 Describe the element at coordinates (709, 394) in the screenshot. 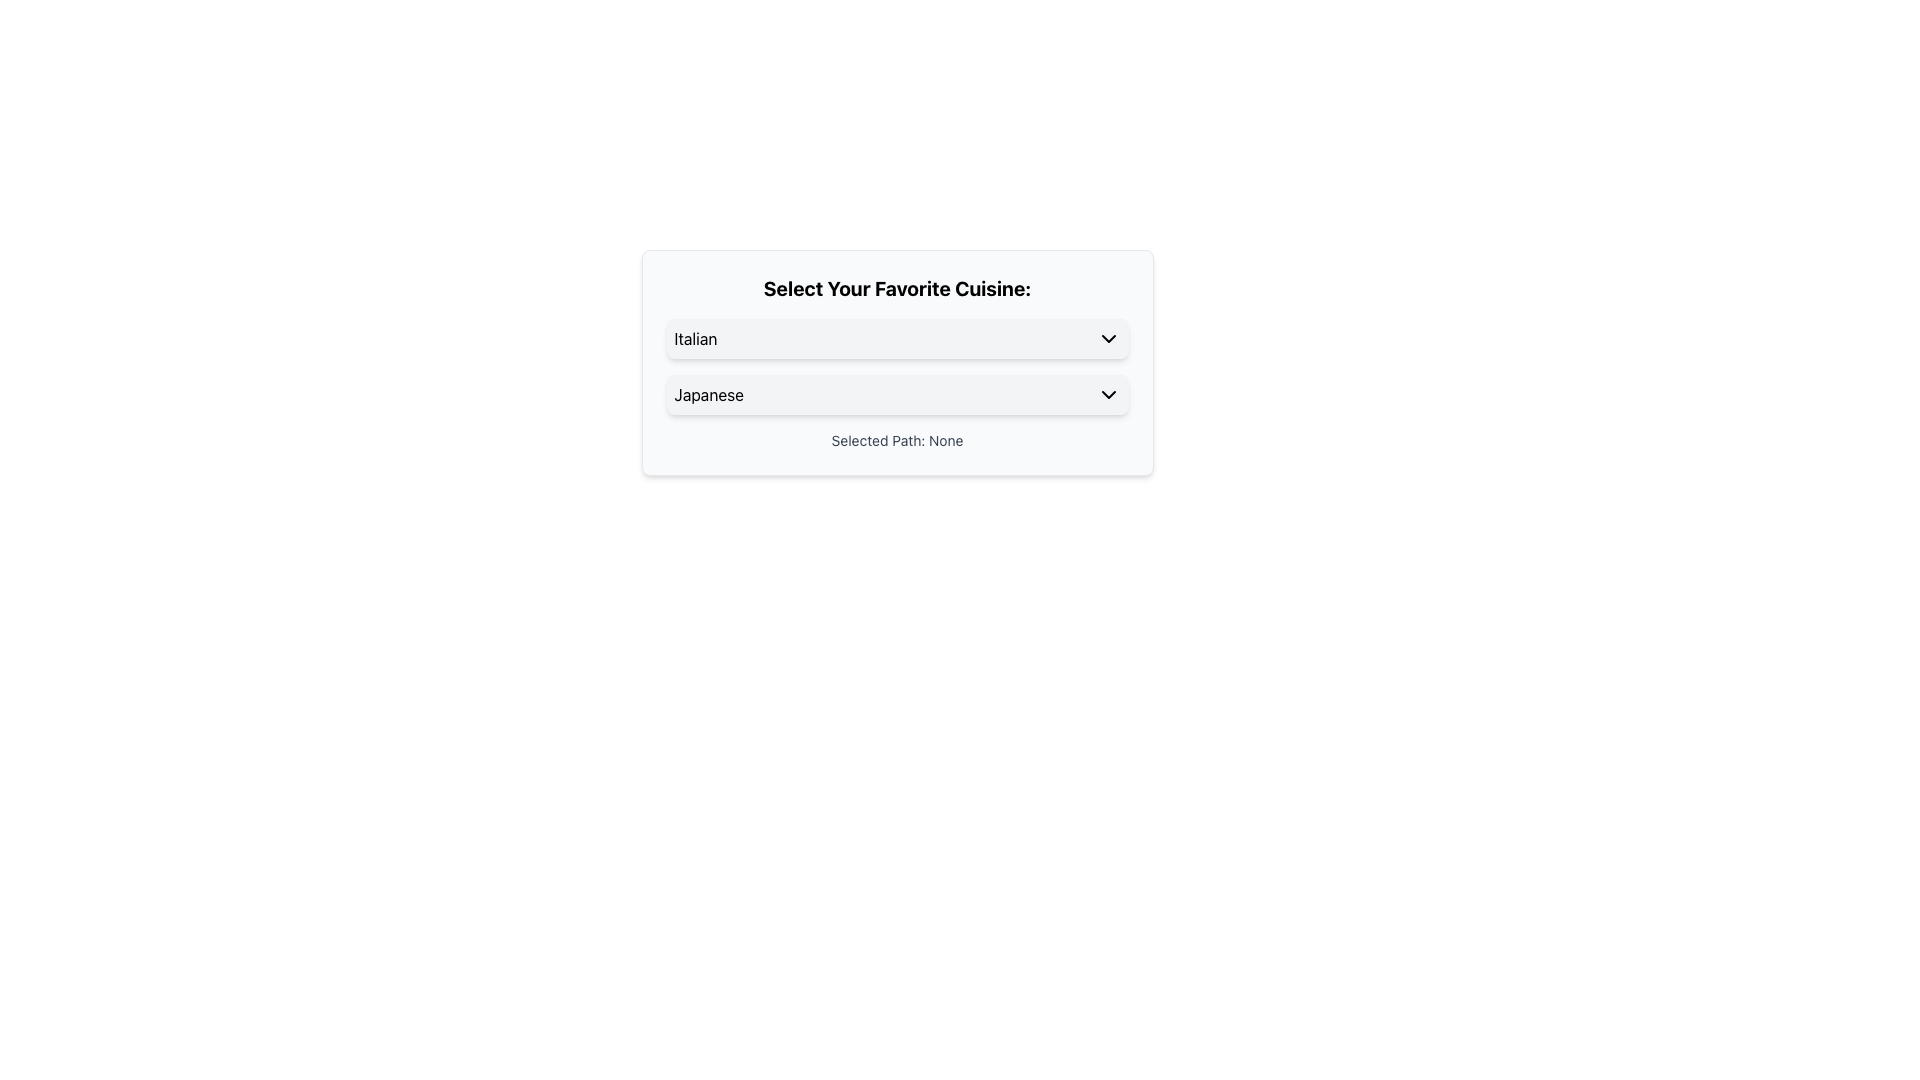

I see `the static text label displaying 'Japanese', which is styled in bold black font and located in a white rounded box with a gray background` at that location.